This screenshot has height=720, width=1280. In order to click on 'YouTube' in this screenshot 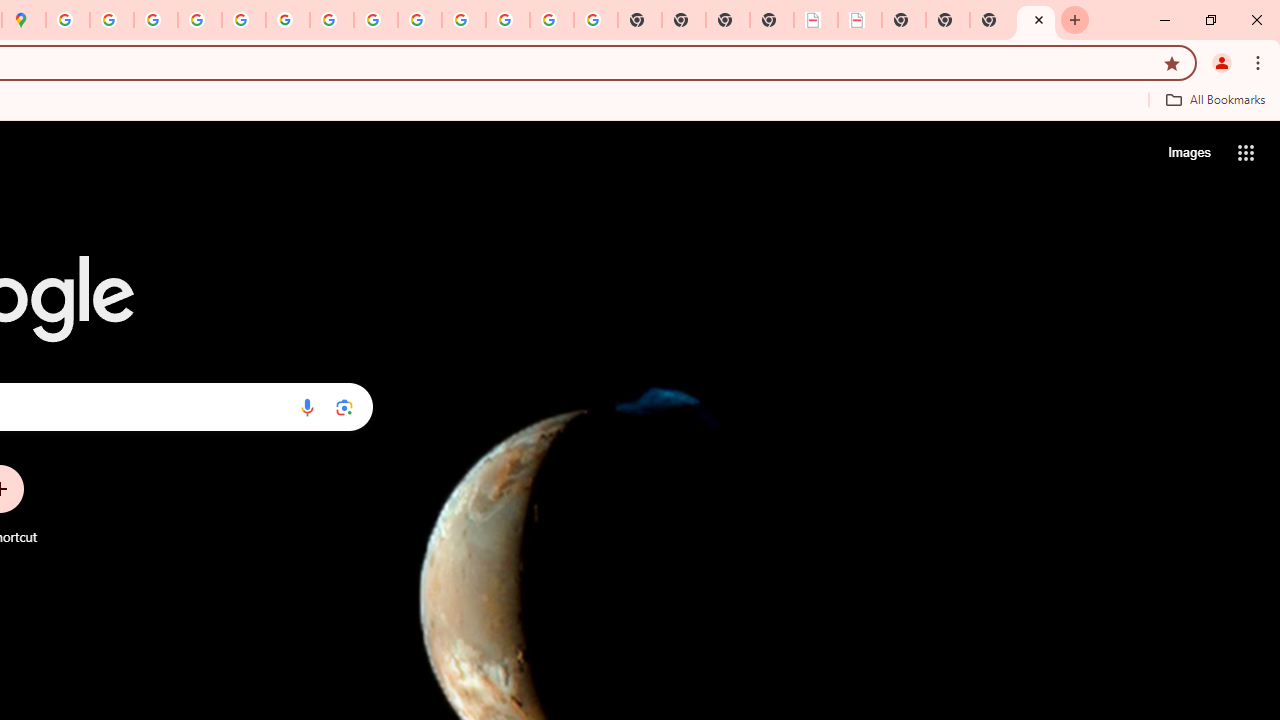, I will do `click(332, 20)`.